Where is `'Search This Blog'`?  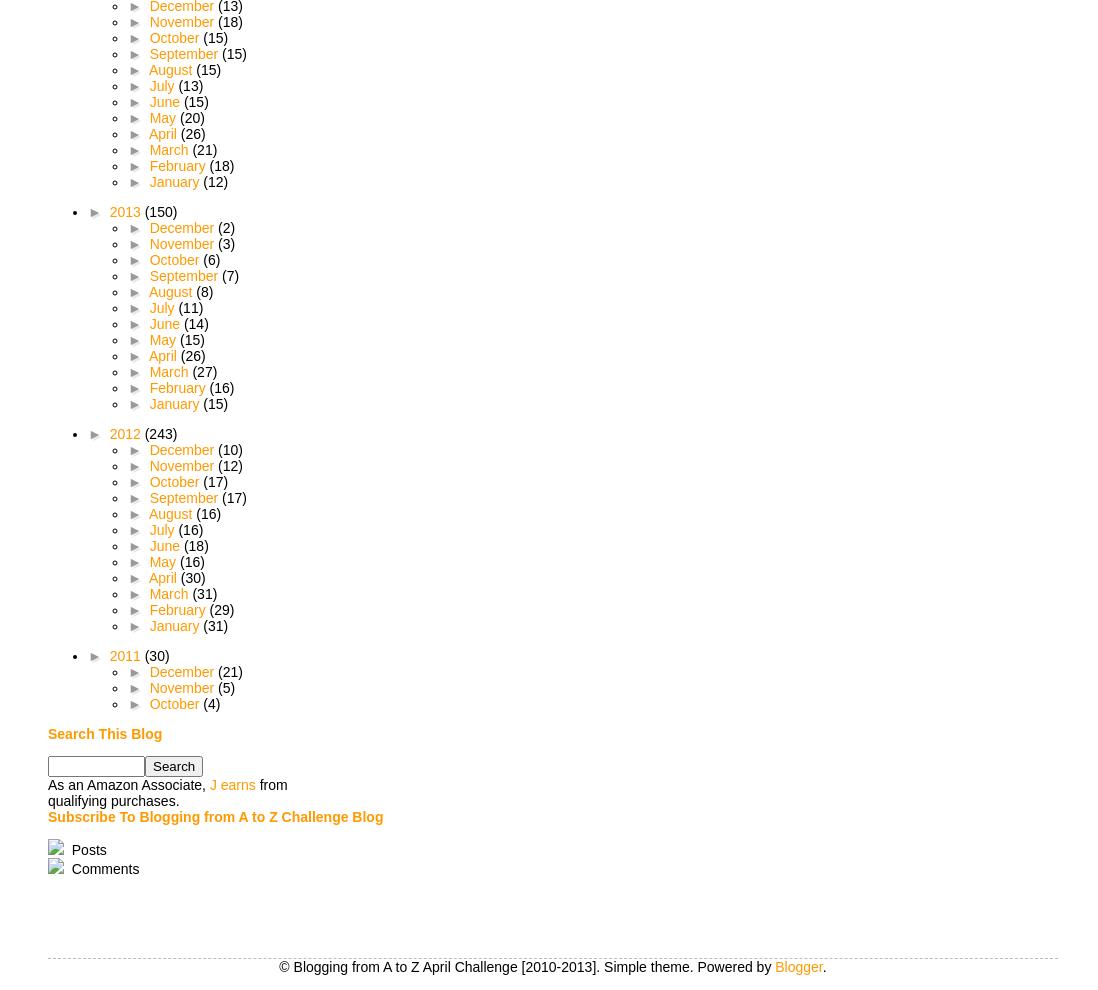 'Search This Blog' is located at coordinates (104, 732).